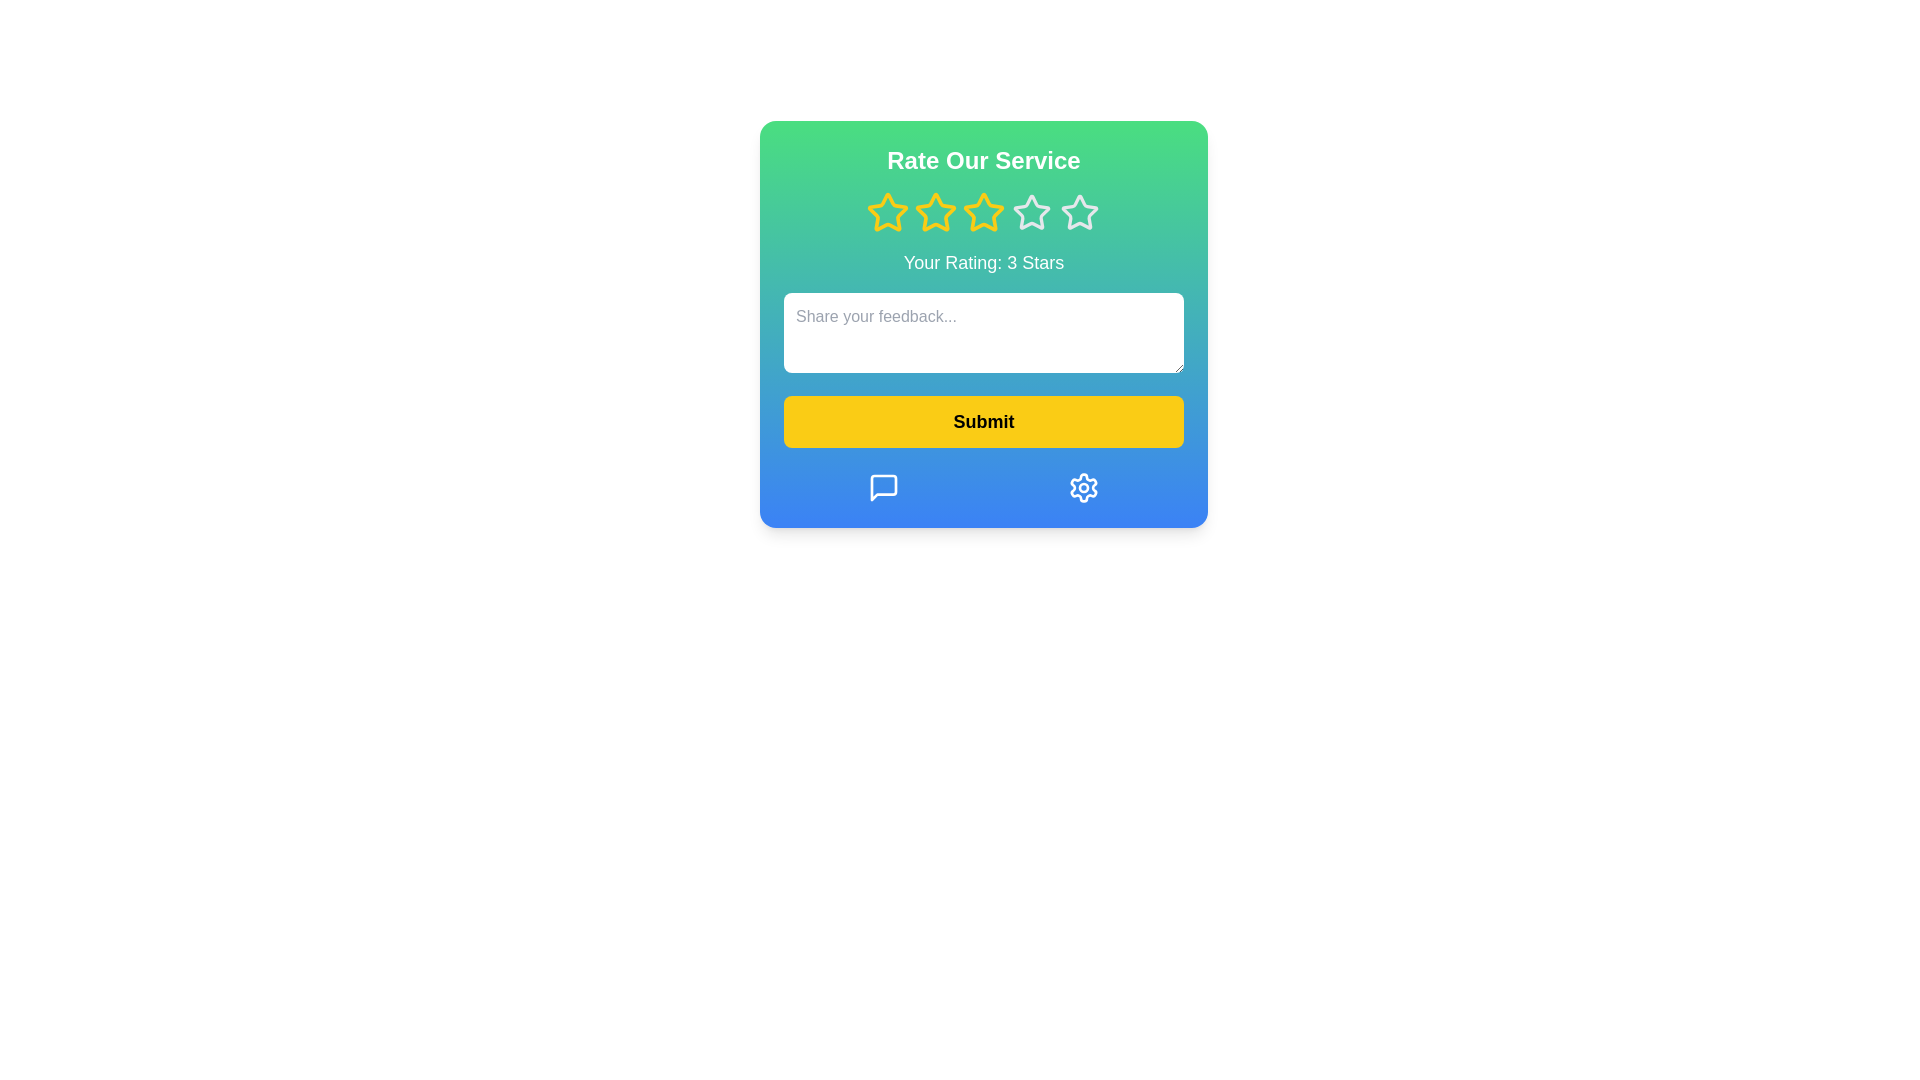  I want to click on the third star icon in the 5-star rating system, so click(1032, 212).